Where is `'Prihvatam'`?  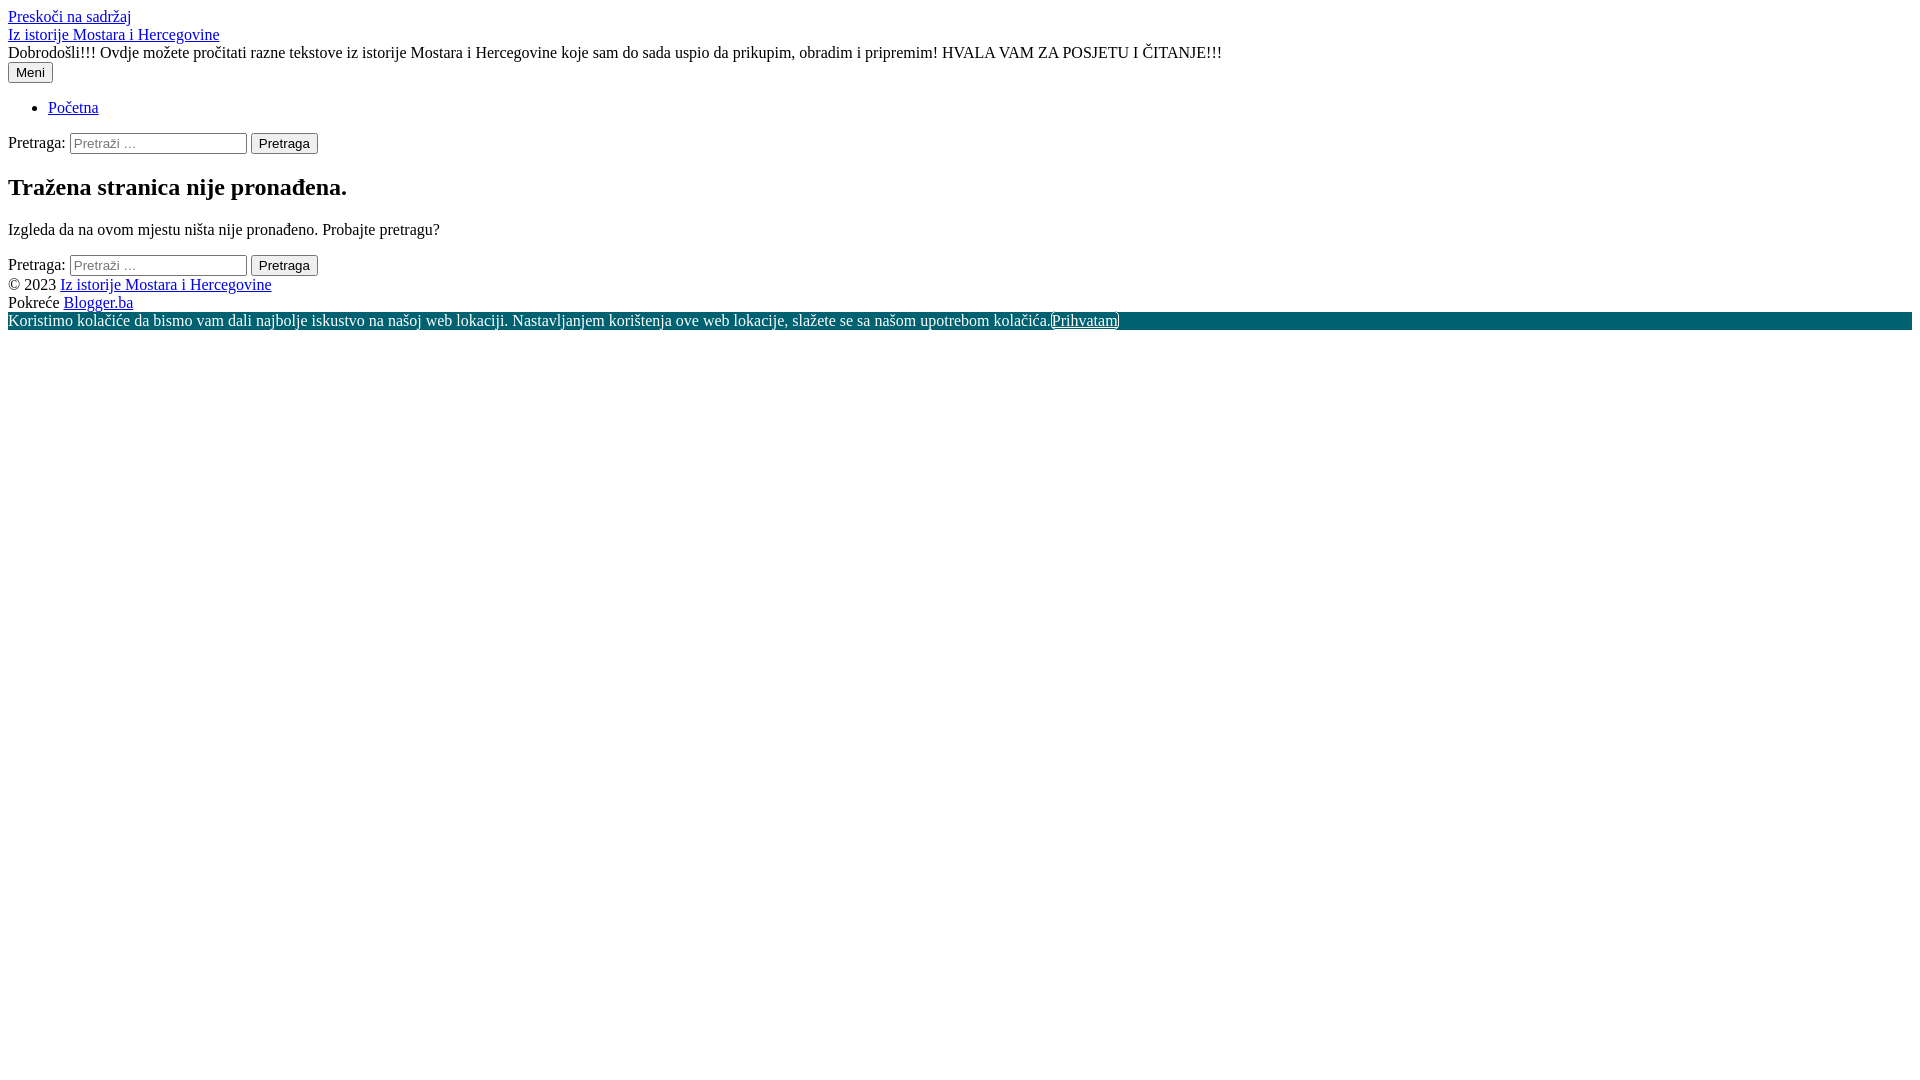 'Prihvatam' is located at coordinates (1083, 319).